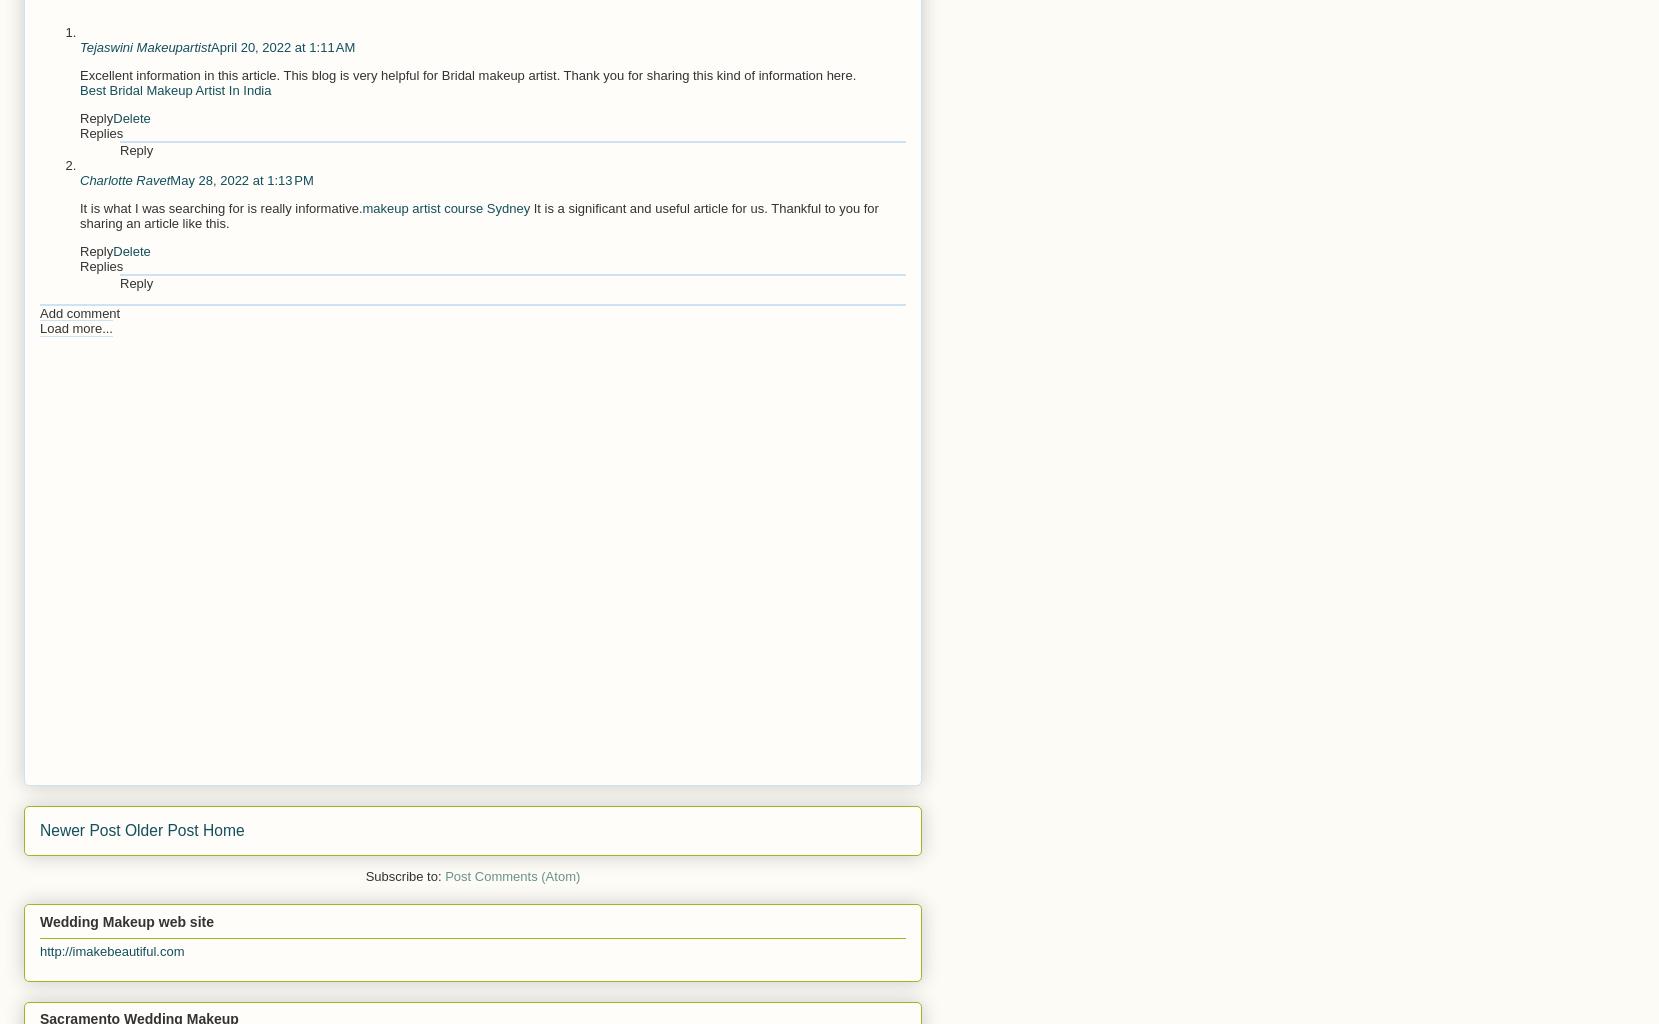 This screenshot has width=1659, height=1024. What do you see at coordinates (445, 208) in the screenshot?
I see `'makeup artist course Sydney'` at bounding box center [445, 208].